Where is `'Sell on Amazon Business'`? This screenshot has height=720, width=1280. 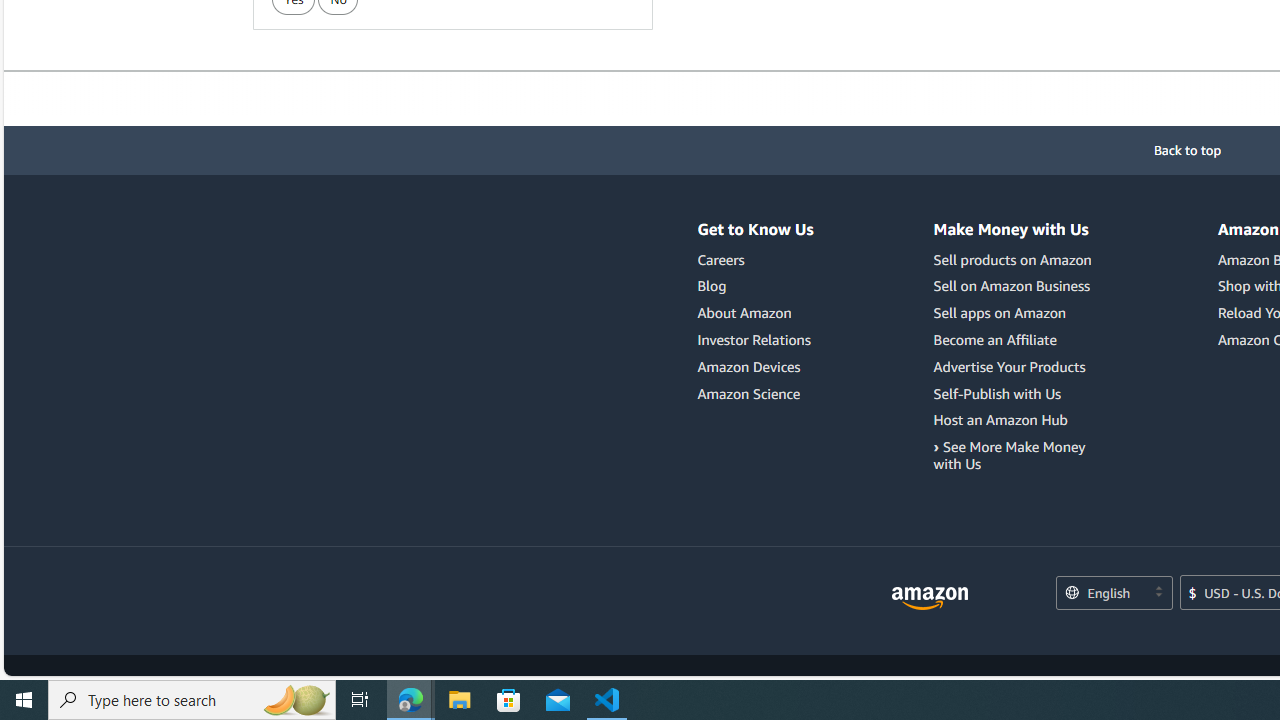 'Sell on Amazon Business' is located at coordinates (1015, 286).